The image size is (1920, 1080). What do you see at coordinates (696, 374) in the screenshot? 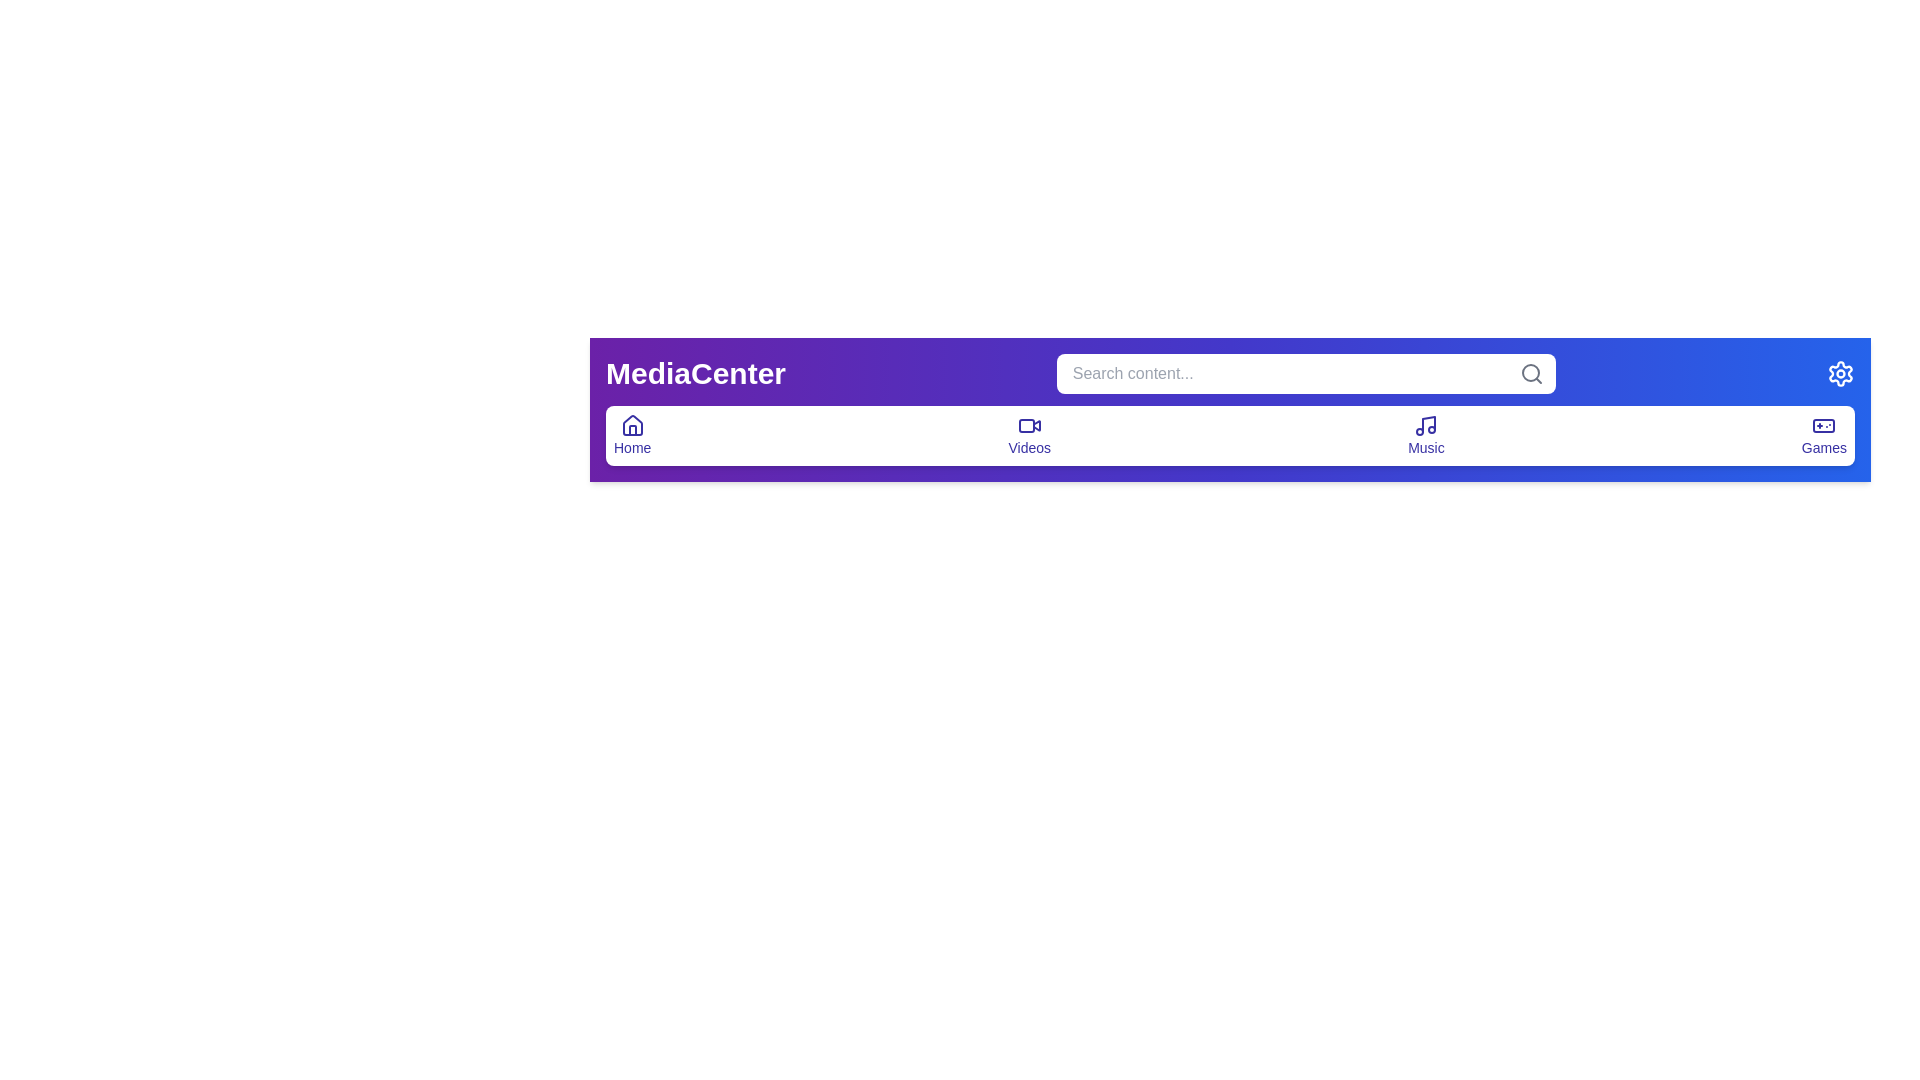
I see `the 'MediaCenter' text` at bounding box center [696, 374].